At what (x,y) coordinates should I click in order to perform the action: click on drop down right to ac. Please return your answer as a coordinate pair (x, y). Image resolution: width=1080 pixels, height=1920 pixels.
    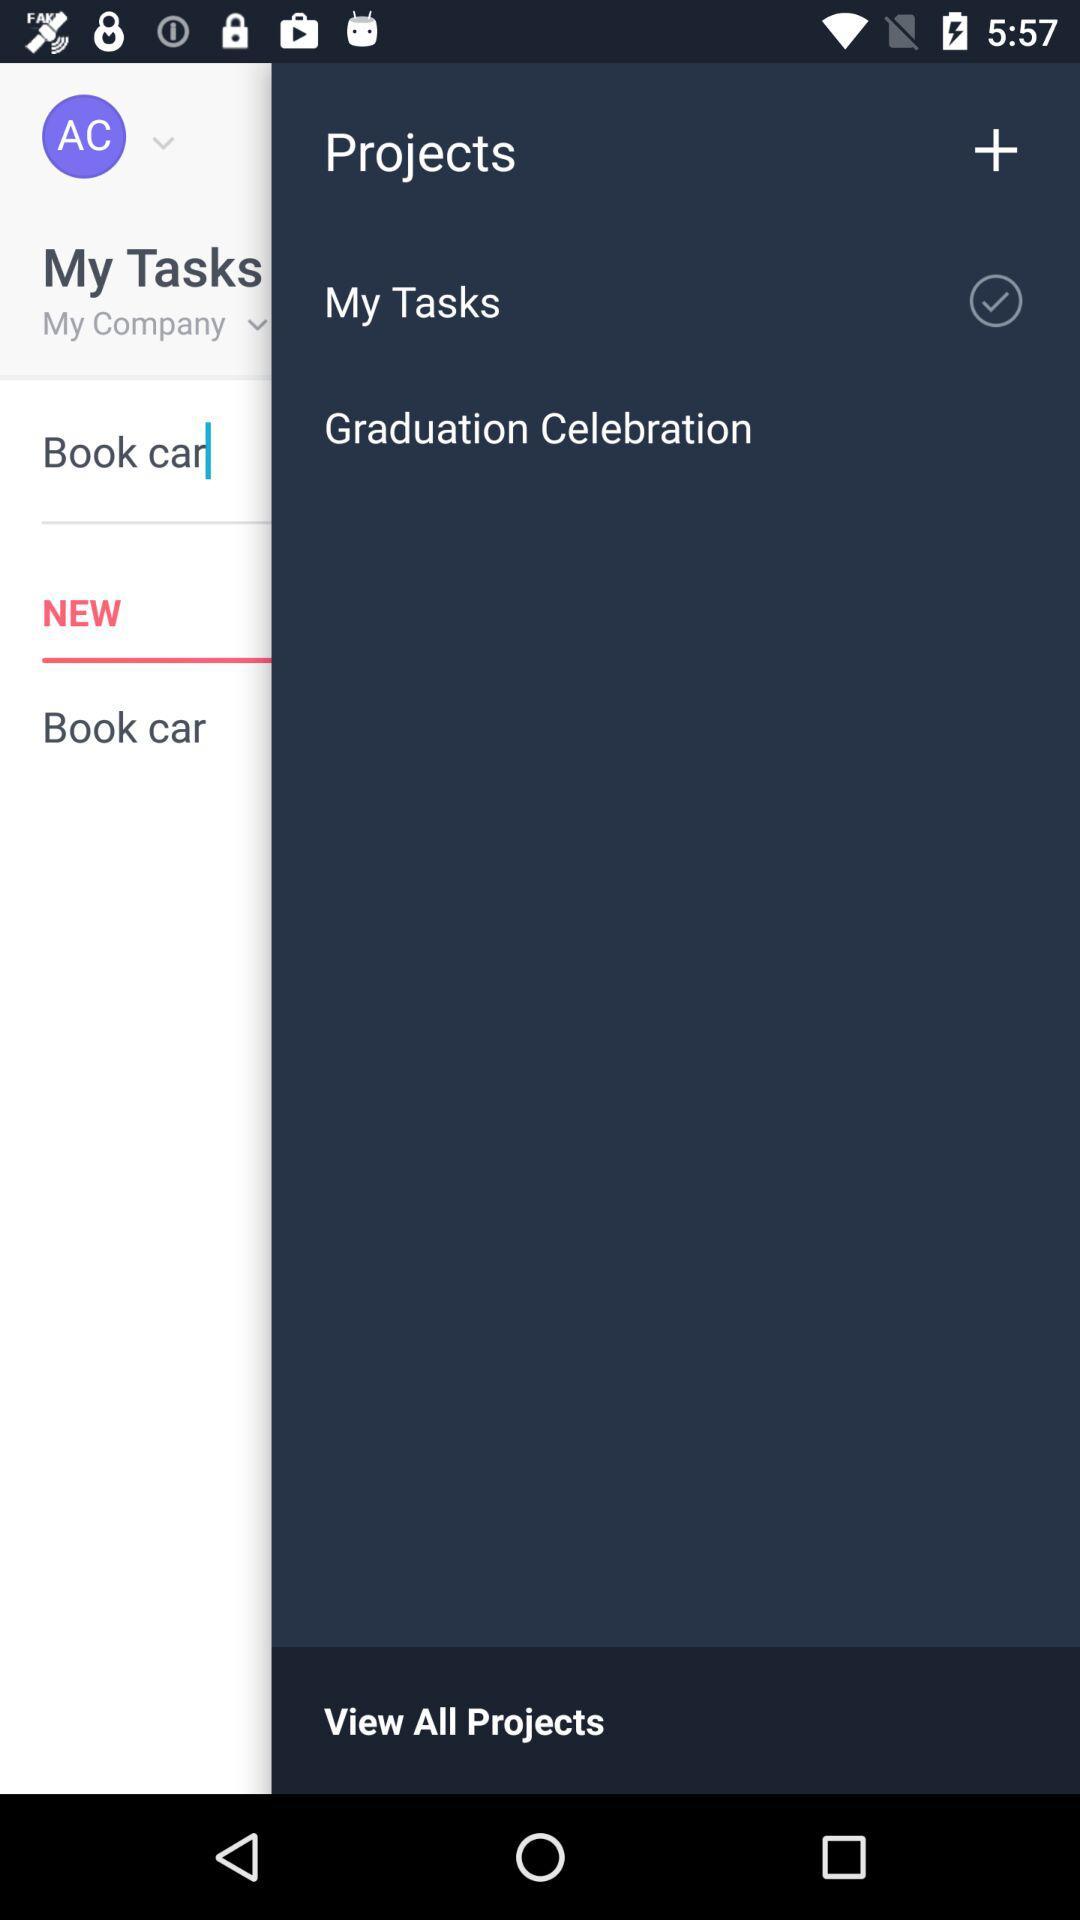
    Looking at the image, I should click on (158, 135).